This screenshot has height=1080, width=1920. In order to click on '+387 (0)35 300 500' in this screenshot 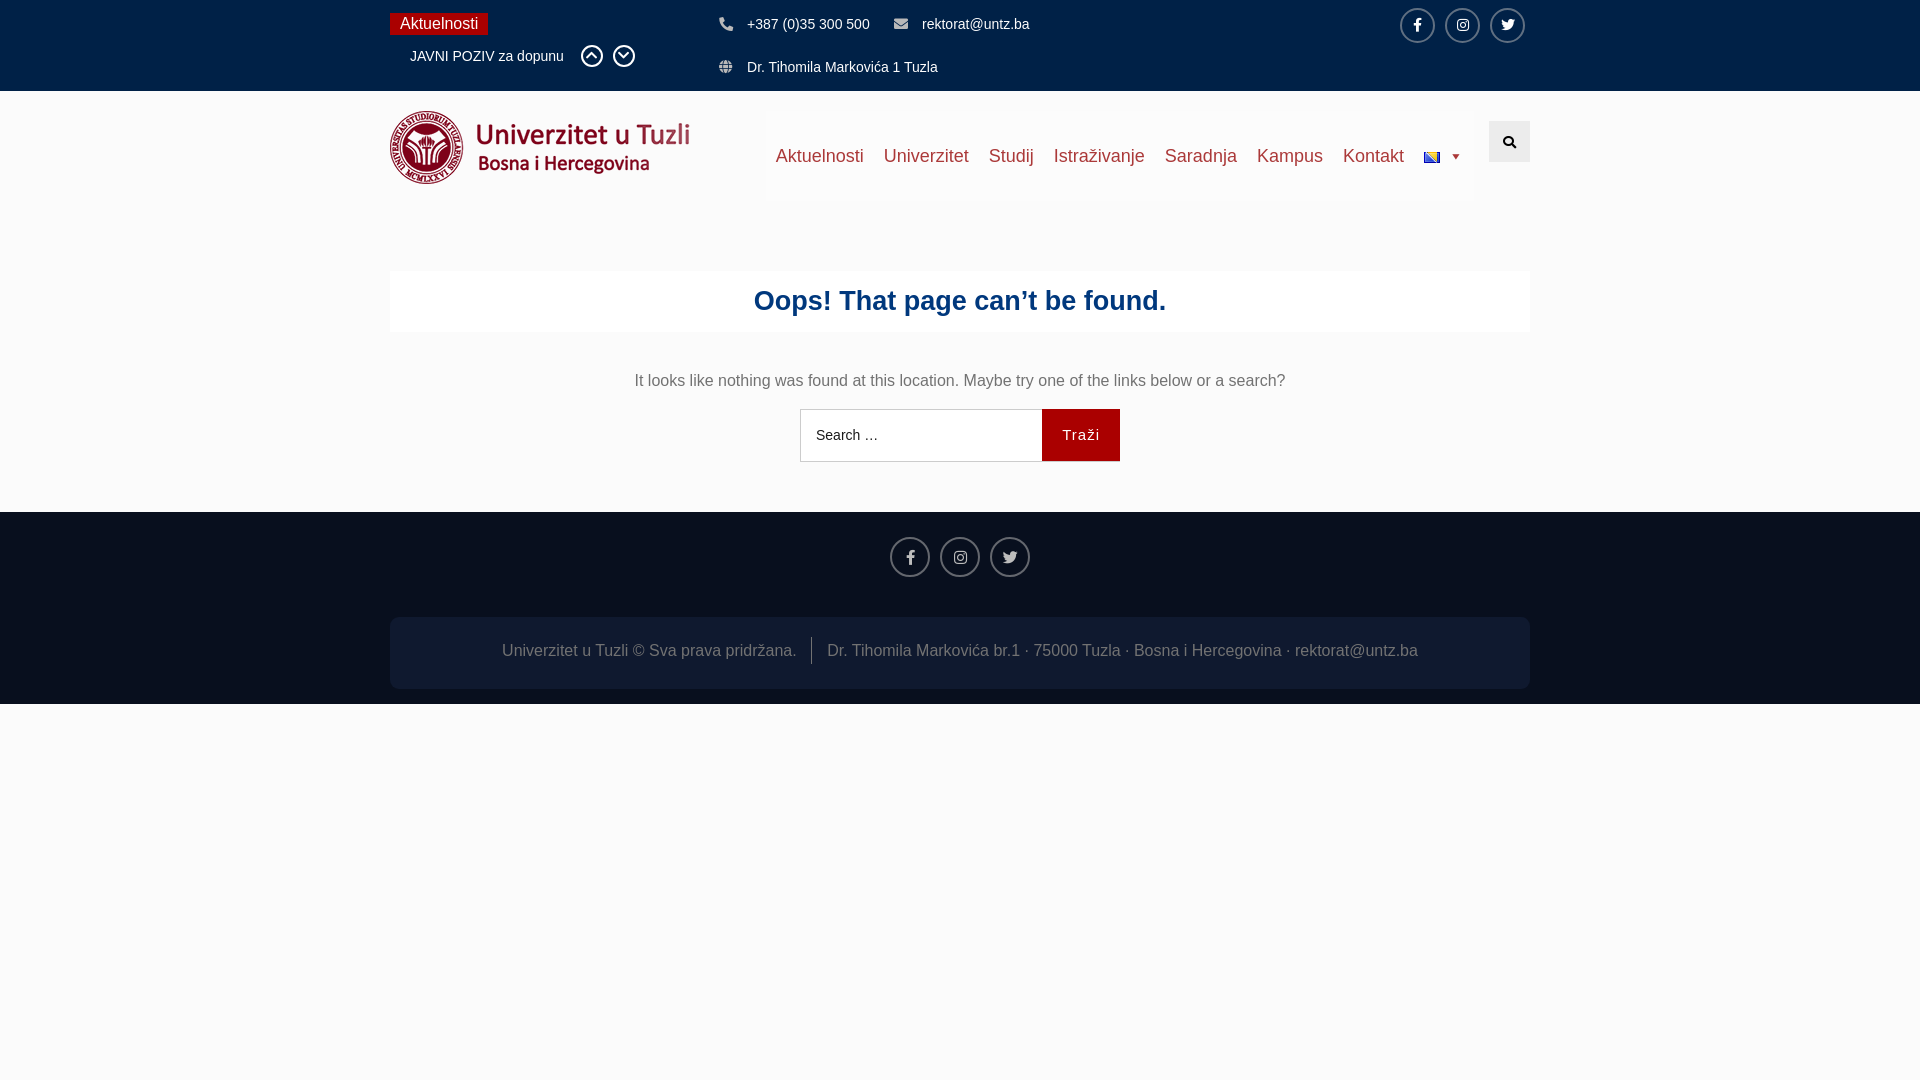, I will do `click(808, 24)`.